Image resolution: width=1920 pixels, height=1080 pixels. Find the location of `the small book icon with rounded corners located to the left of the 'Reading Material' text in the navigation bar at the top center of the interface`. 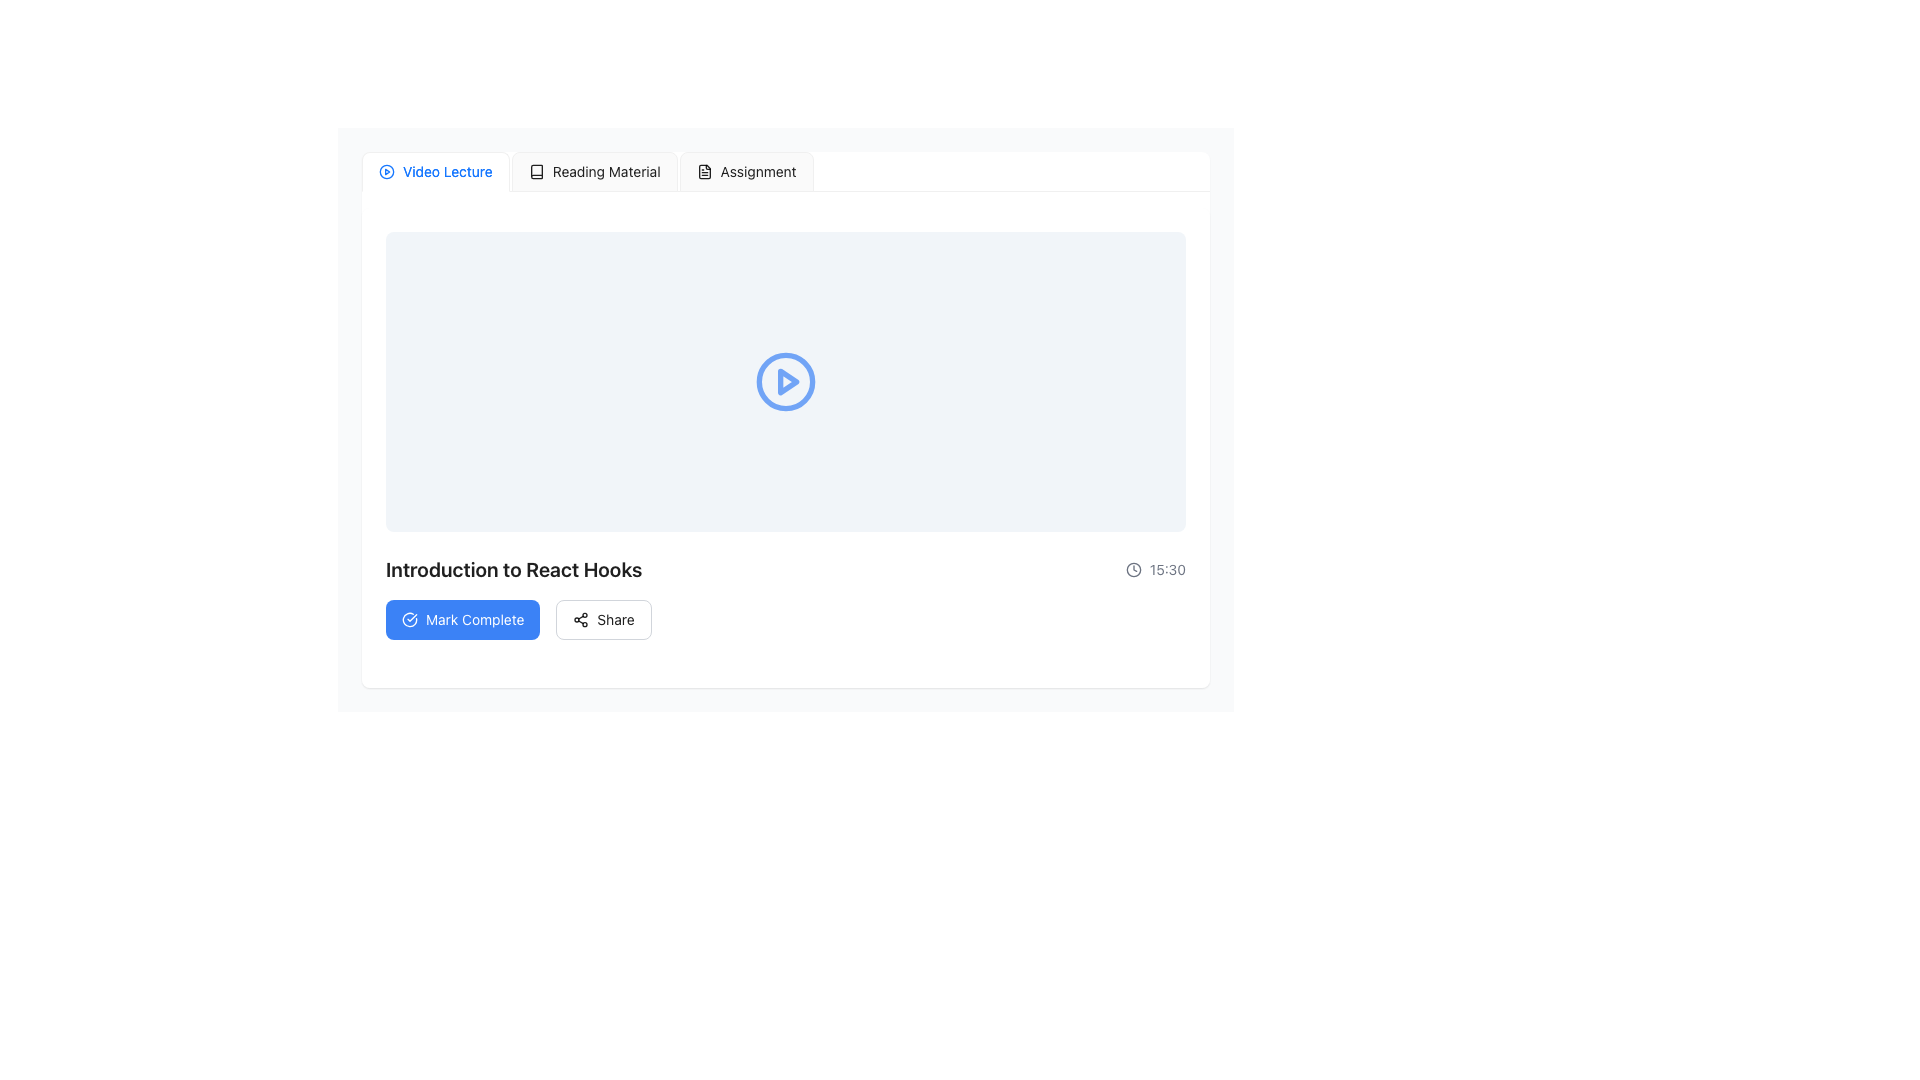

the small book icon with rounded corners located to the left of the 'Reading Material' text in the navigation bar at the top center of the interface is located at coordinates (536, 171).